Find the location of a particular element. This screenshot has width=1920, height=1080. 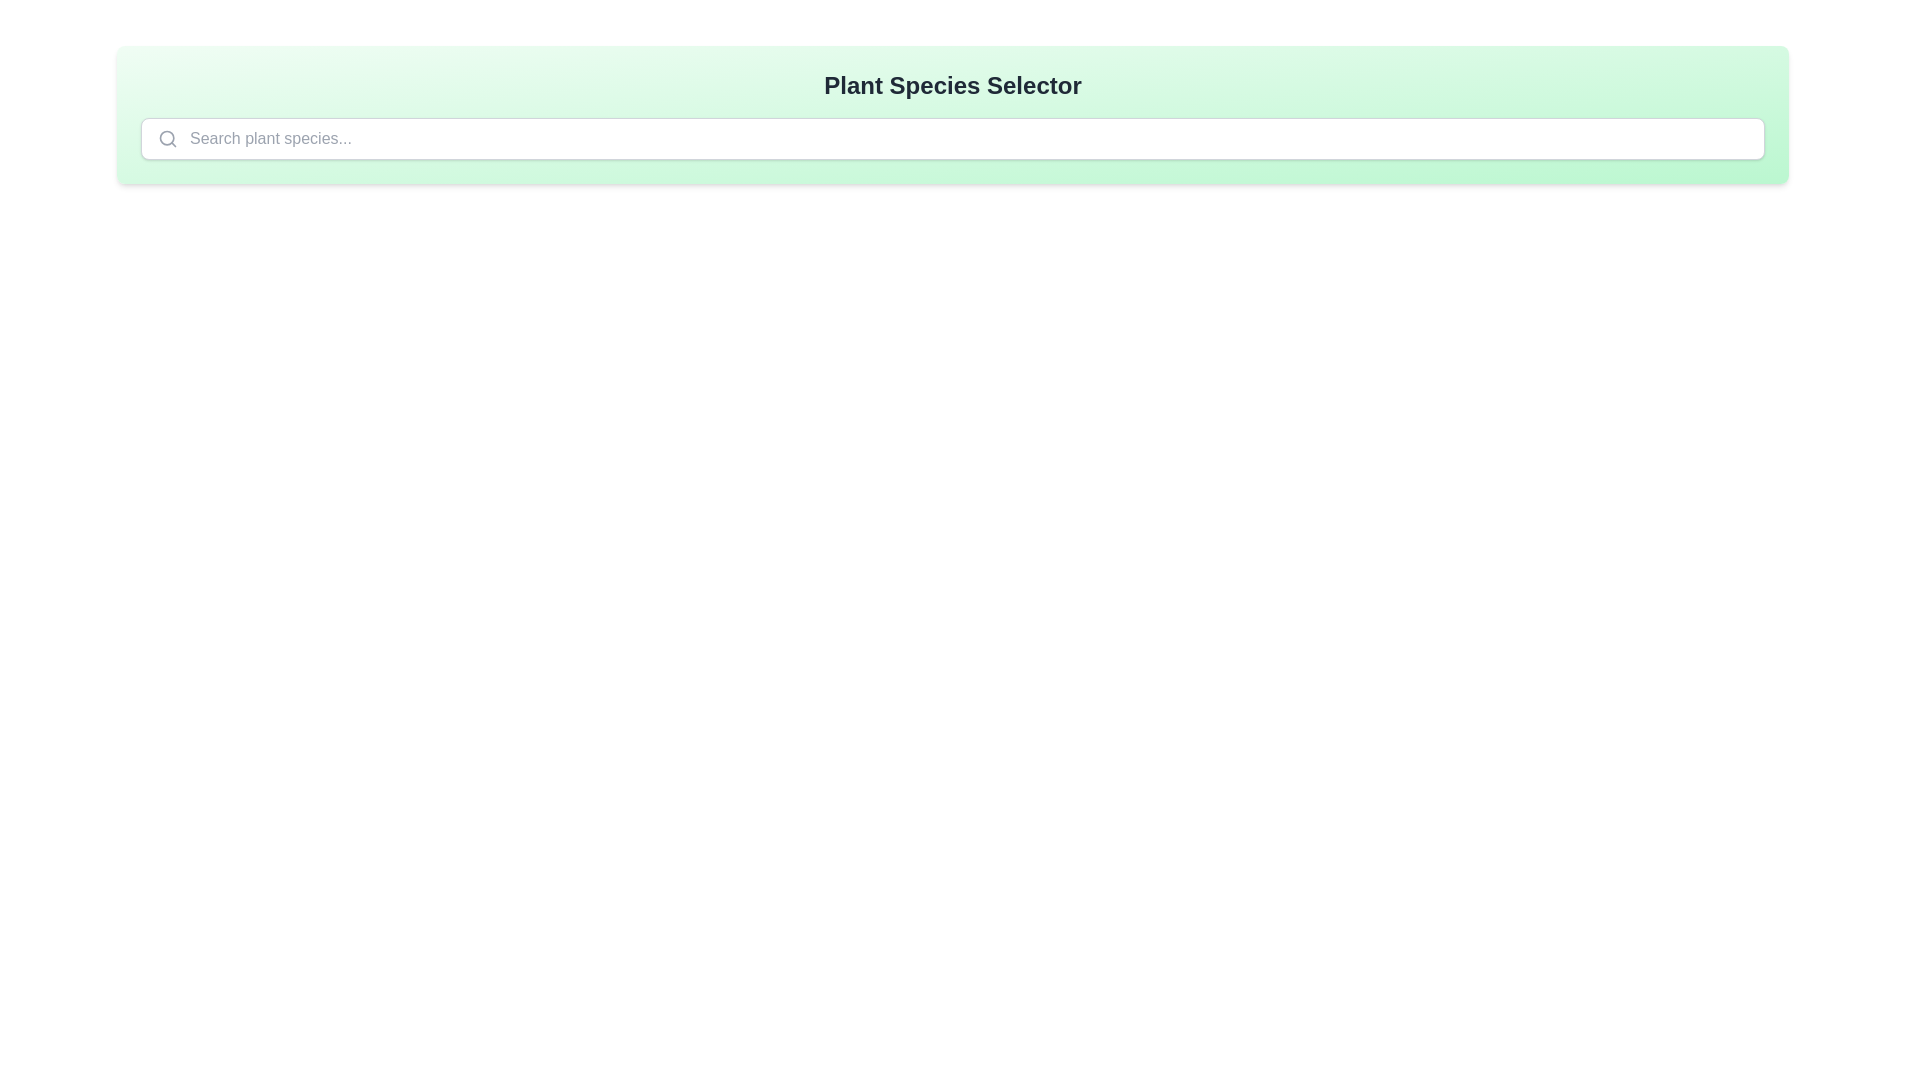

the SVG circle element that is part of the magnifying glass icon used for the search function, located in the search bar near the placeholder text 'Search plant species...' is located at coordinates (167, 137).